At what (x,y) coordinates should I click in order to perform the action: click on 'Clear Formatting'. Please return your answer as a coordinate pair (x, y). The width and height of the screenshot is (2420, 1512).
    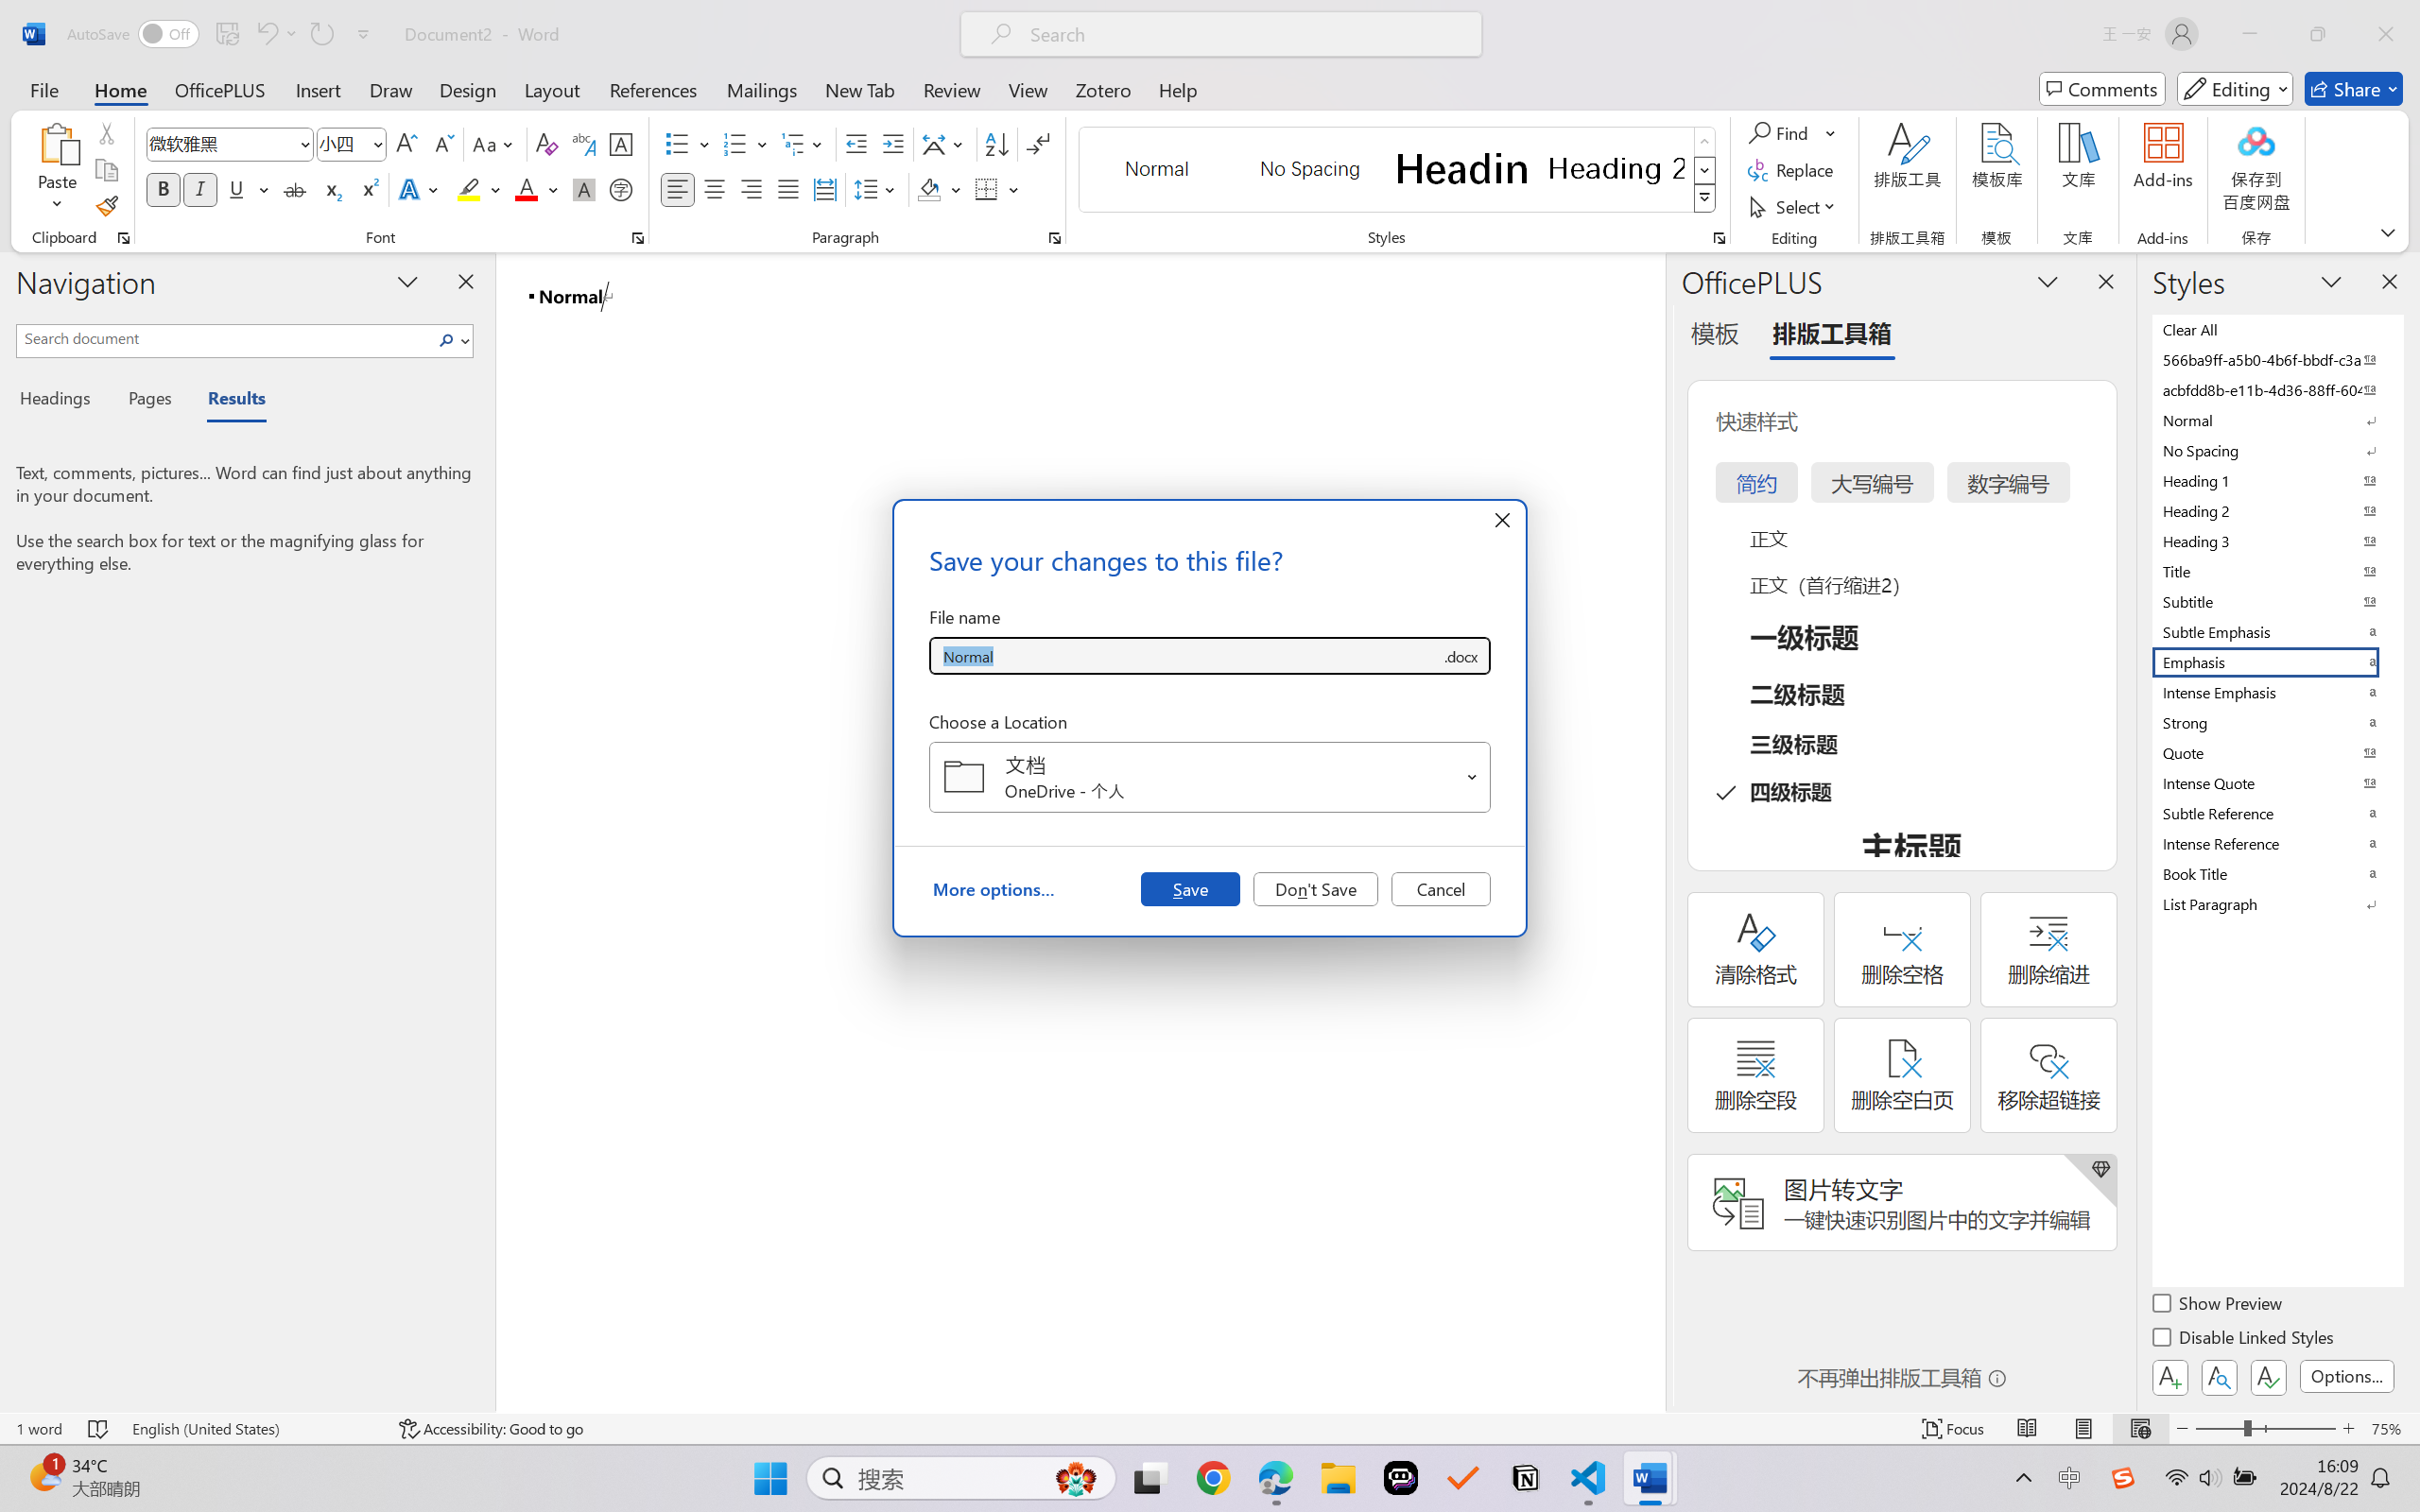
    Looking at the image, I should click on (545, 144).